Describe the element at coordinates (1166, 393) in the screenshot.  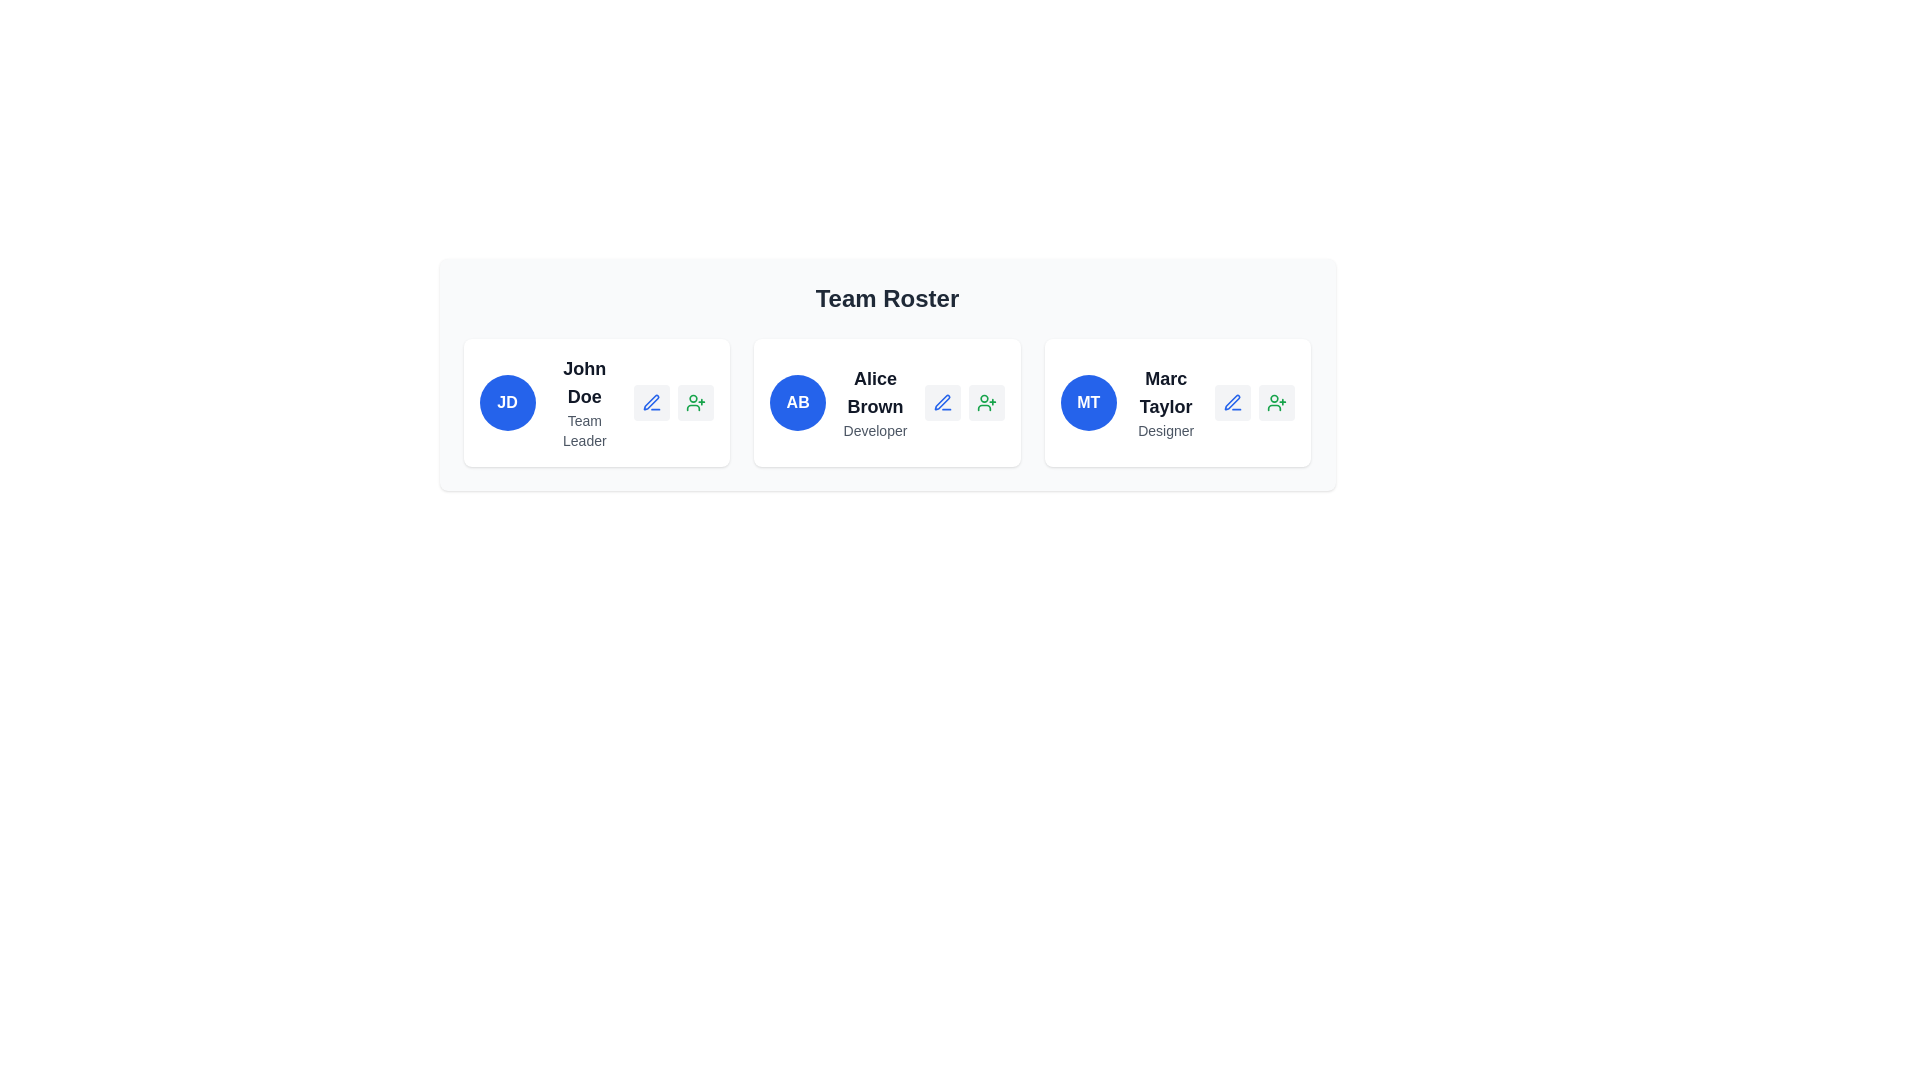
I see `the text label displaying 'Marc Taylor' which identifies the individual in the rightmost card of the 'Team Roster' section` at that location.